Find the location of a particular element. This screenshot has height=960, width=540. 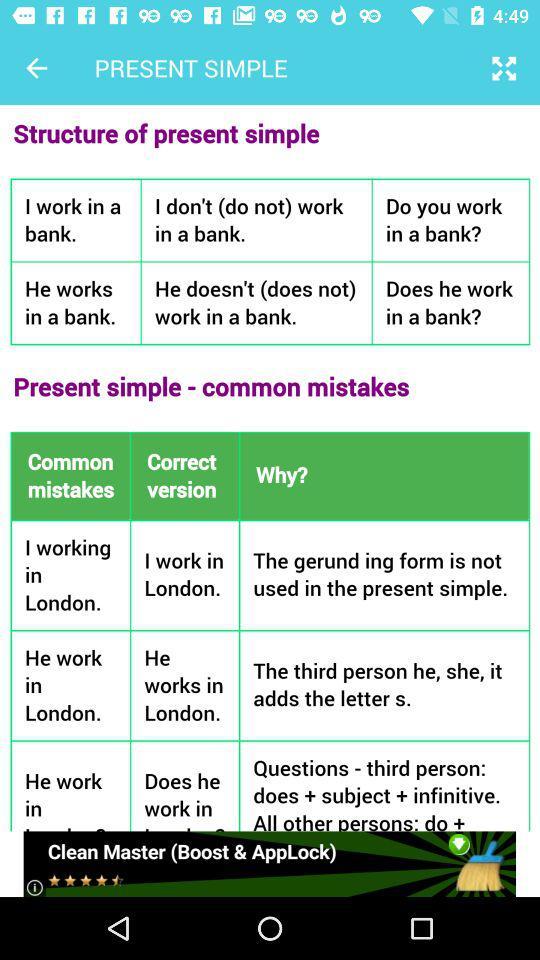

advertisement page is located at coordinates (269, 863).